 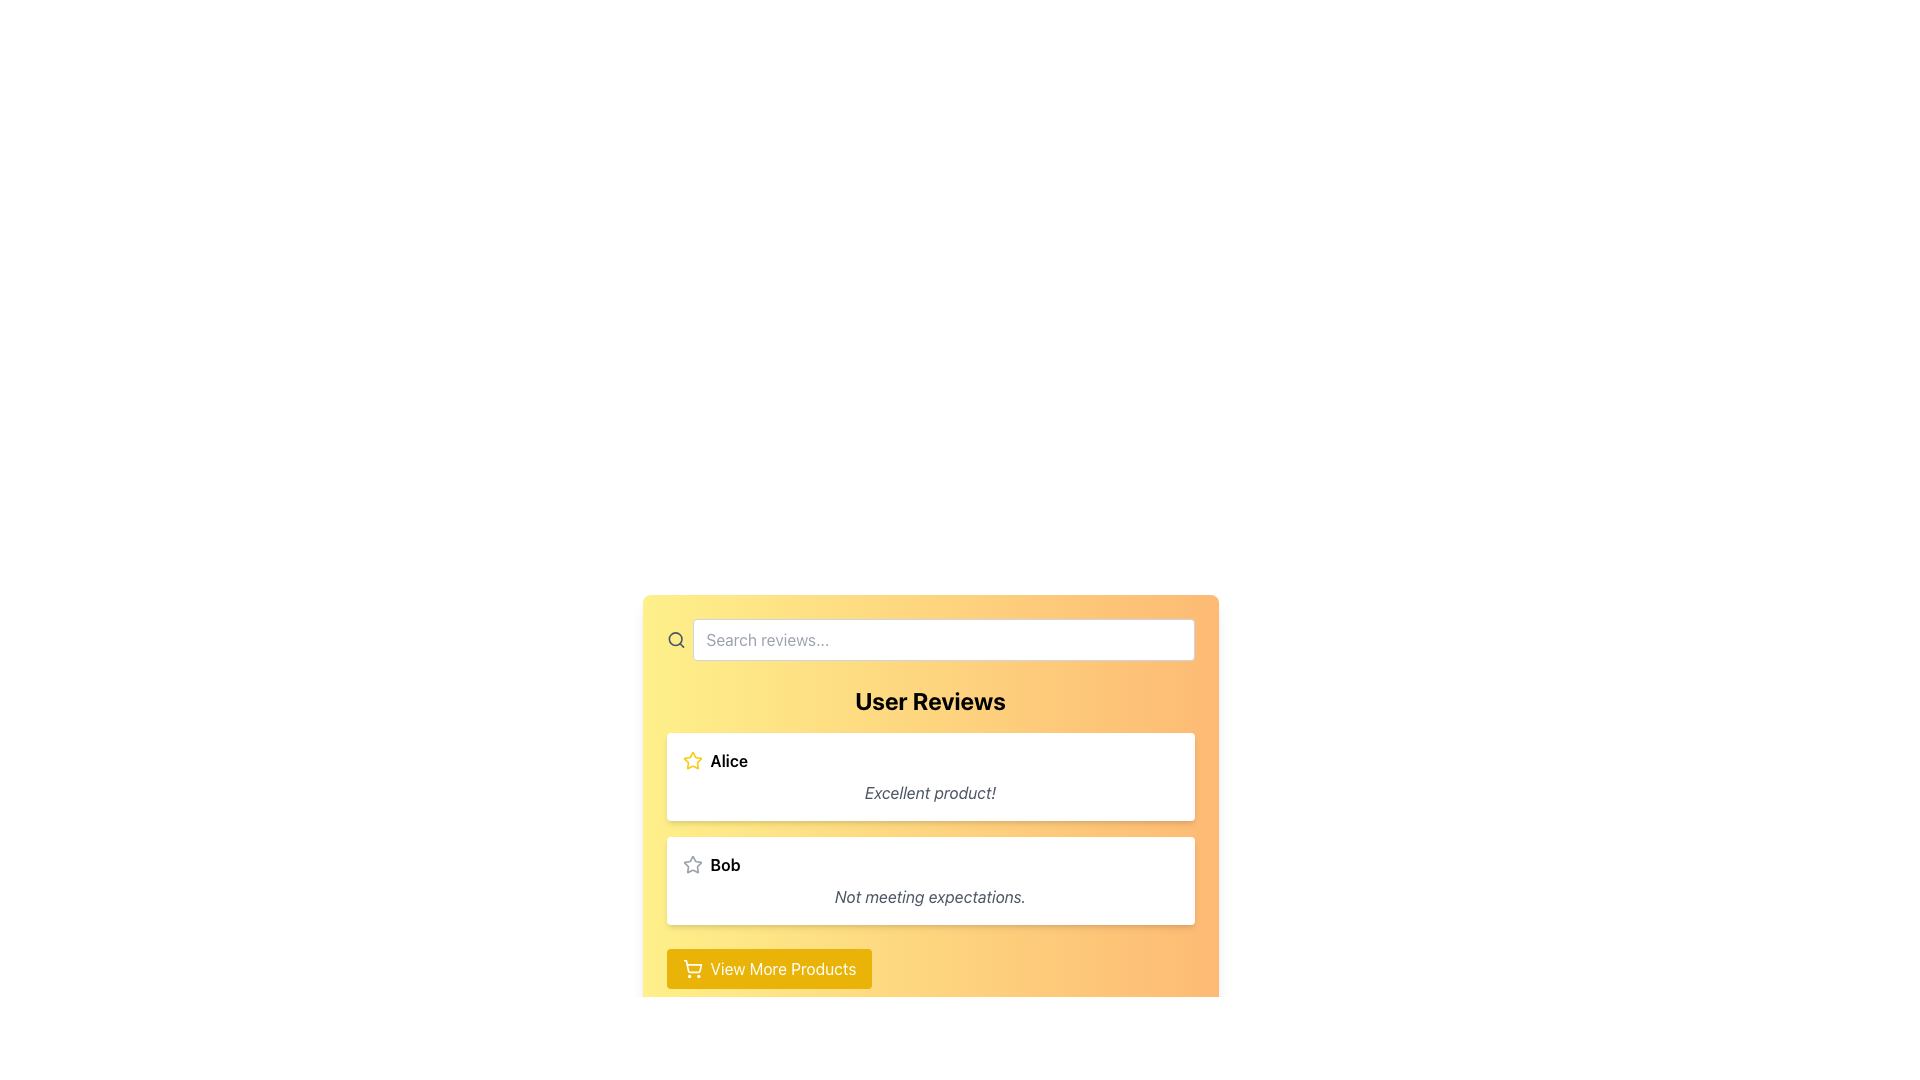 I want to click on the bold text displaying the name 'Alice' located to the right of the yellow star icon in the User Reviews section, so click(x=728, y=760).